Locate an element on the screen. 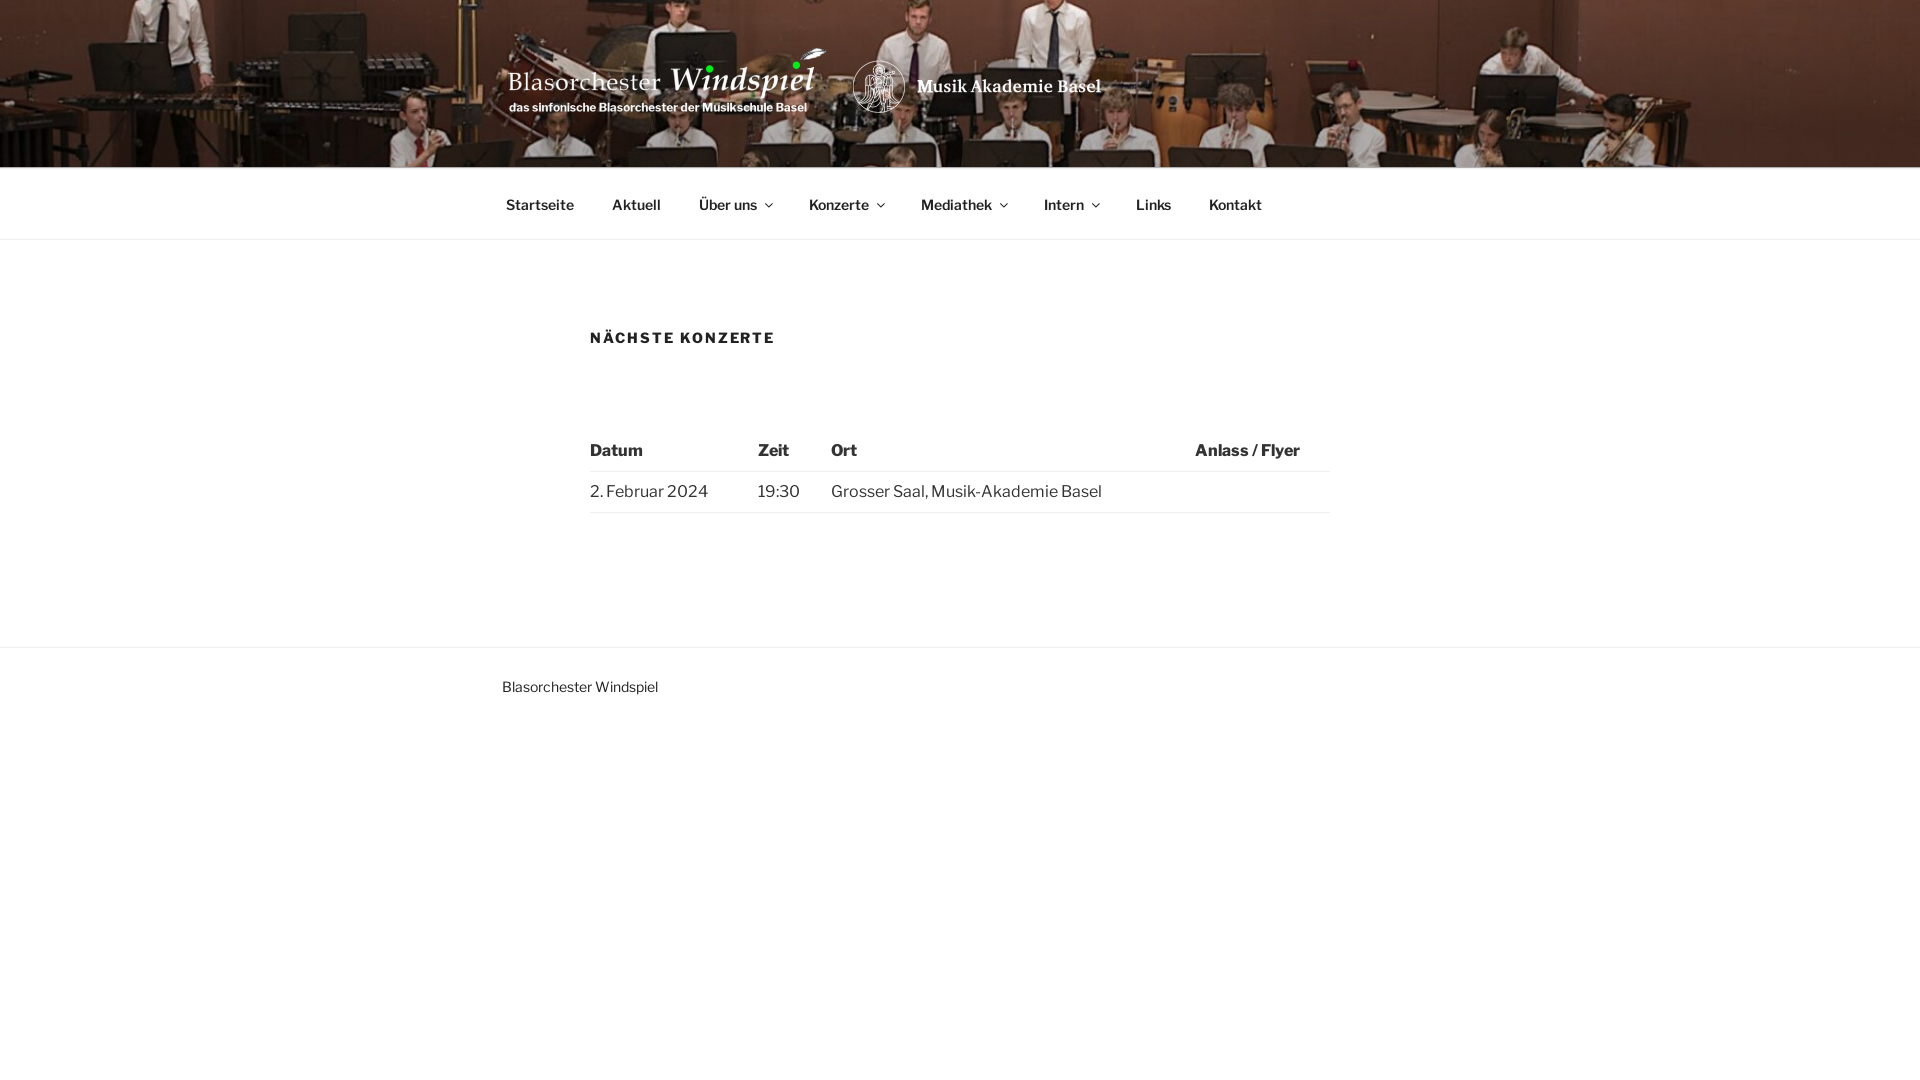  'WINDSPIEL' is located at coordinates (627, 141).